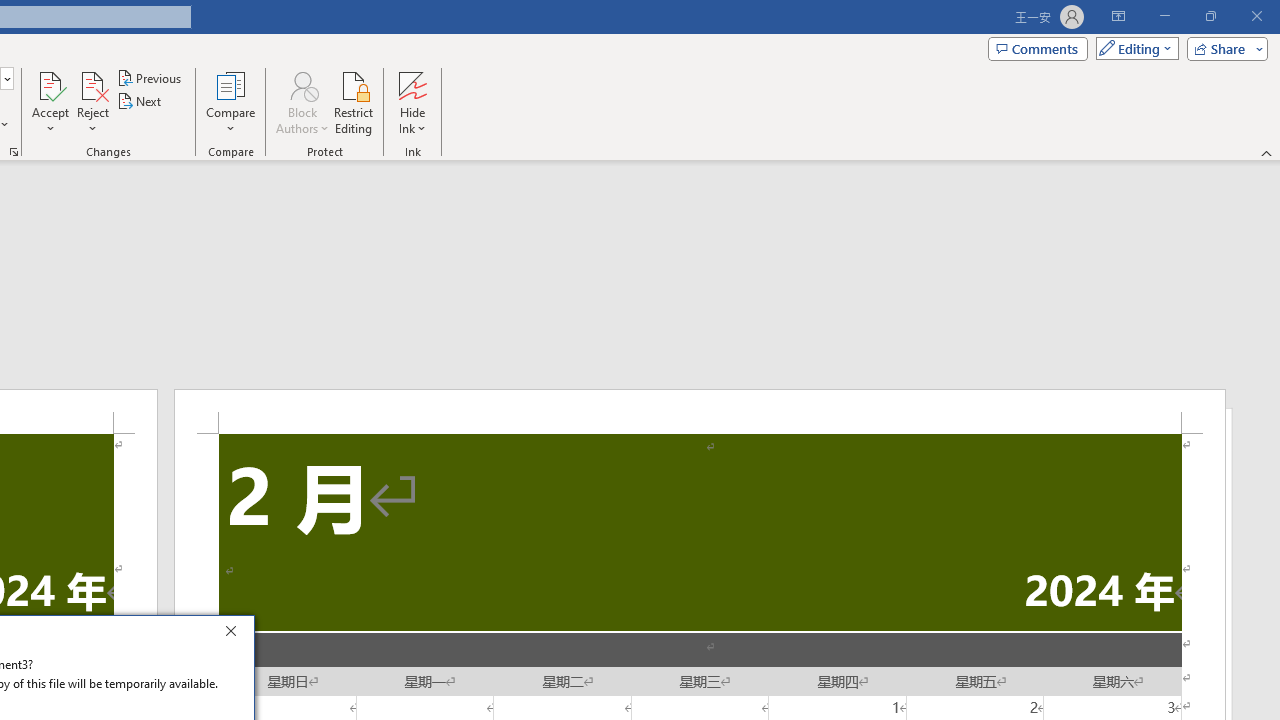  Describe the element at coordinates (1133, 47) in the screenshot. I see `'Mode'` at that location.